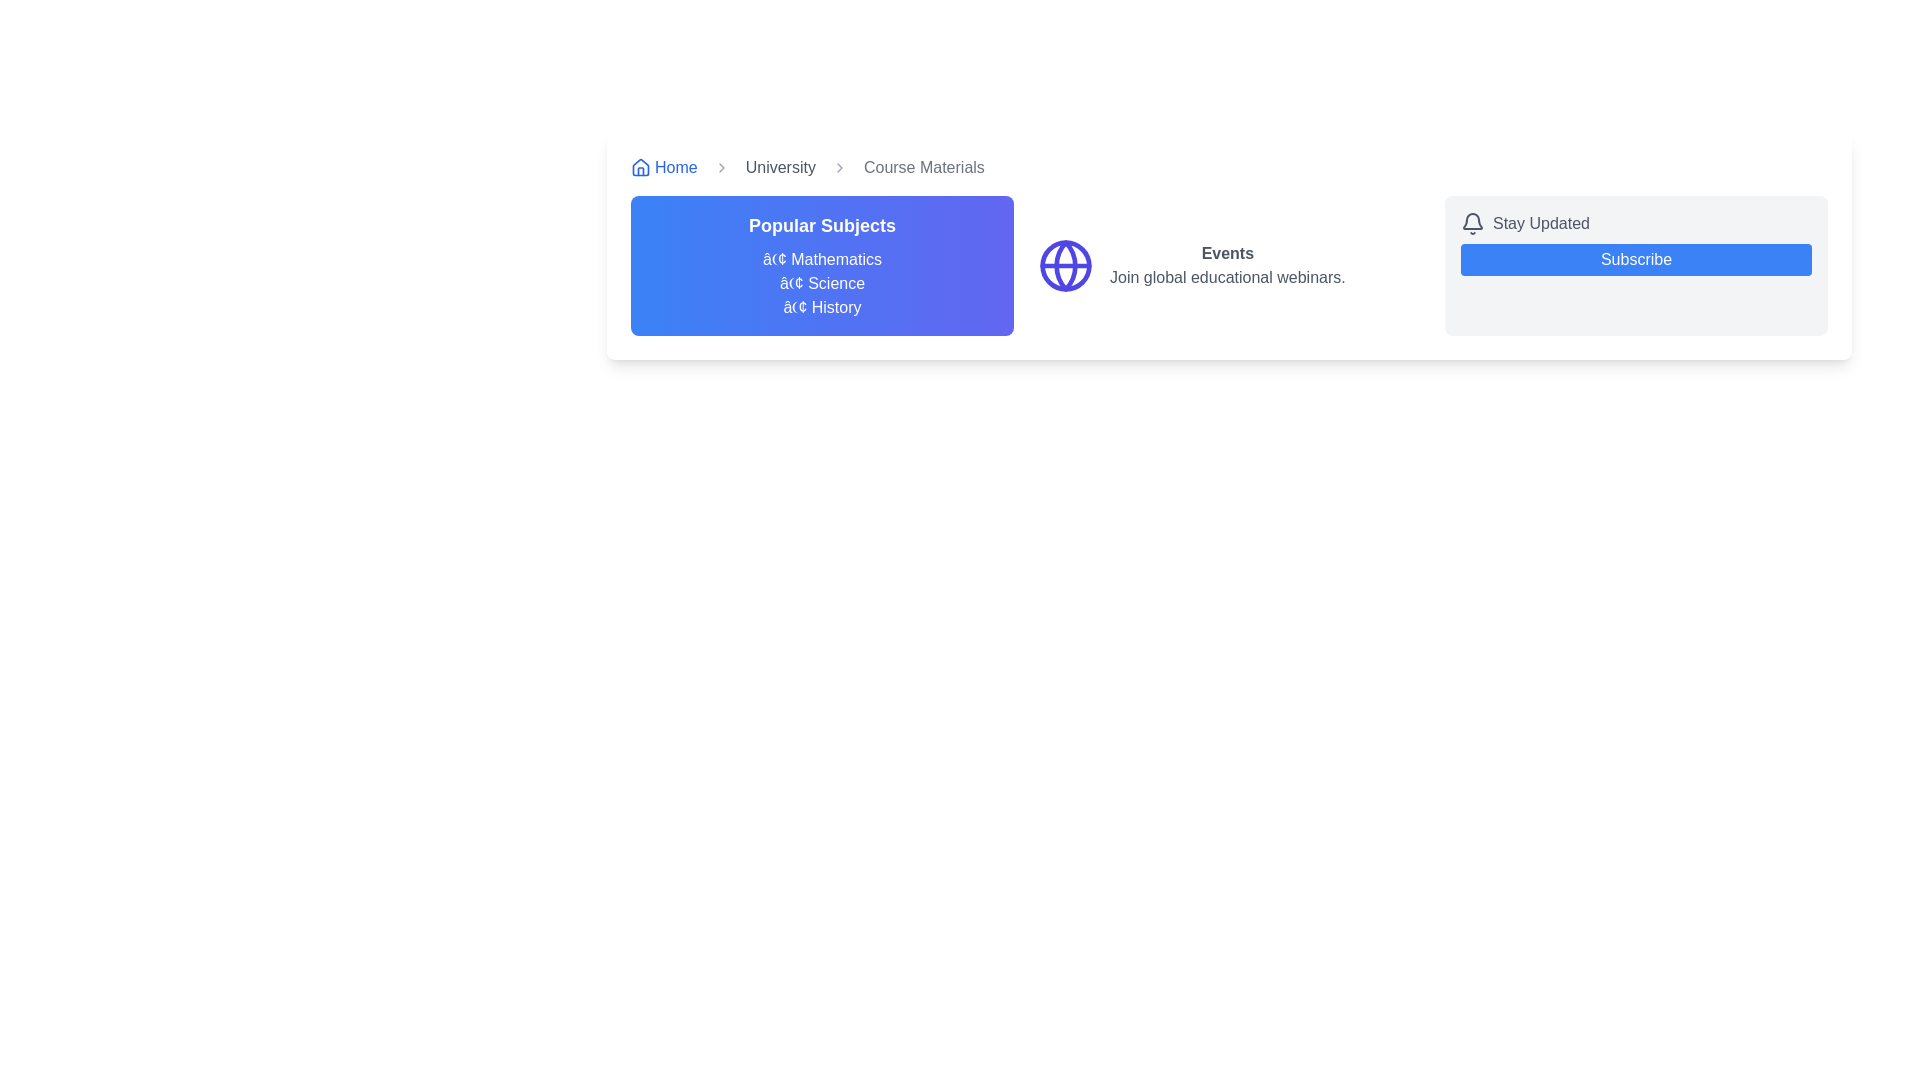  What do you see at coordinates (664, 167) in the screenshot?
I see `the 'Home' link which is represented by blue text and an adjacent house icon in the top-left corner of the navigation bar` at bounding box center [664, 167].